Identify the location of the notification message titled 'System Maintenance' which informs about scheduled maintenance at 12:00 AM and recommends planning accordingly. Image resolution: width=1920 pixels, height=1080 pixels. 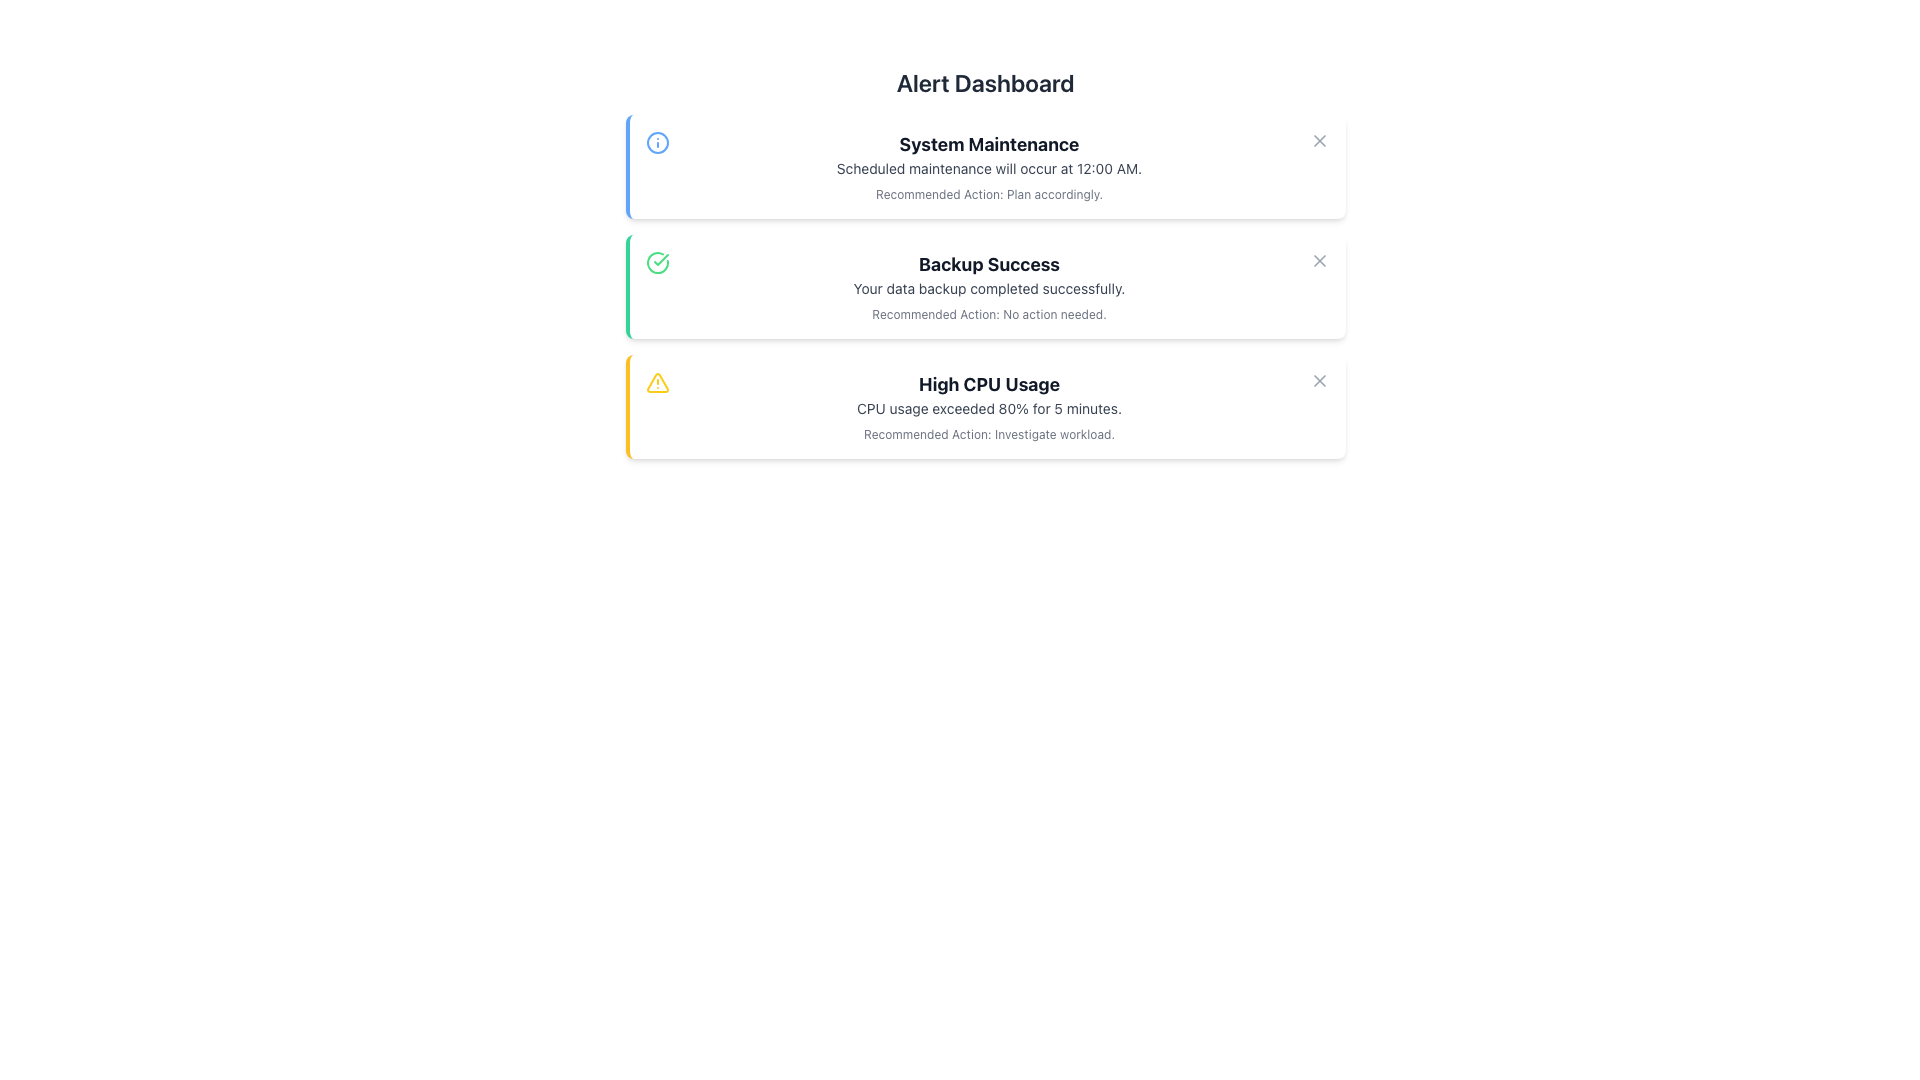
(989, 165).